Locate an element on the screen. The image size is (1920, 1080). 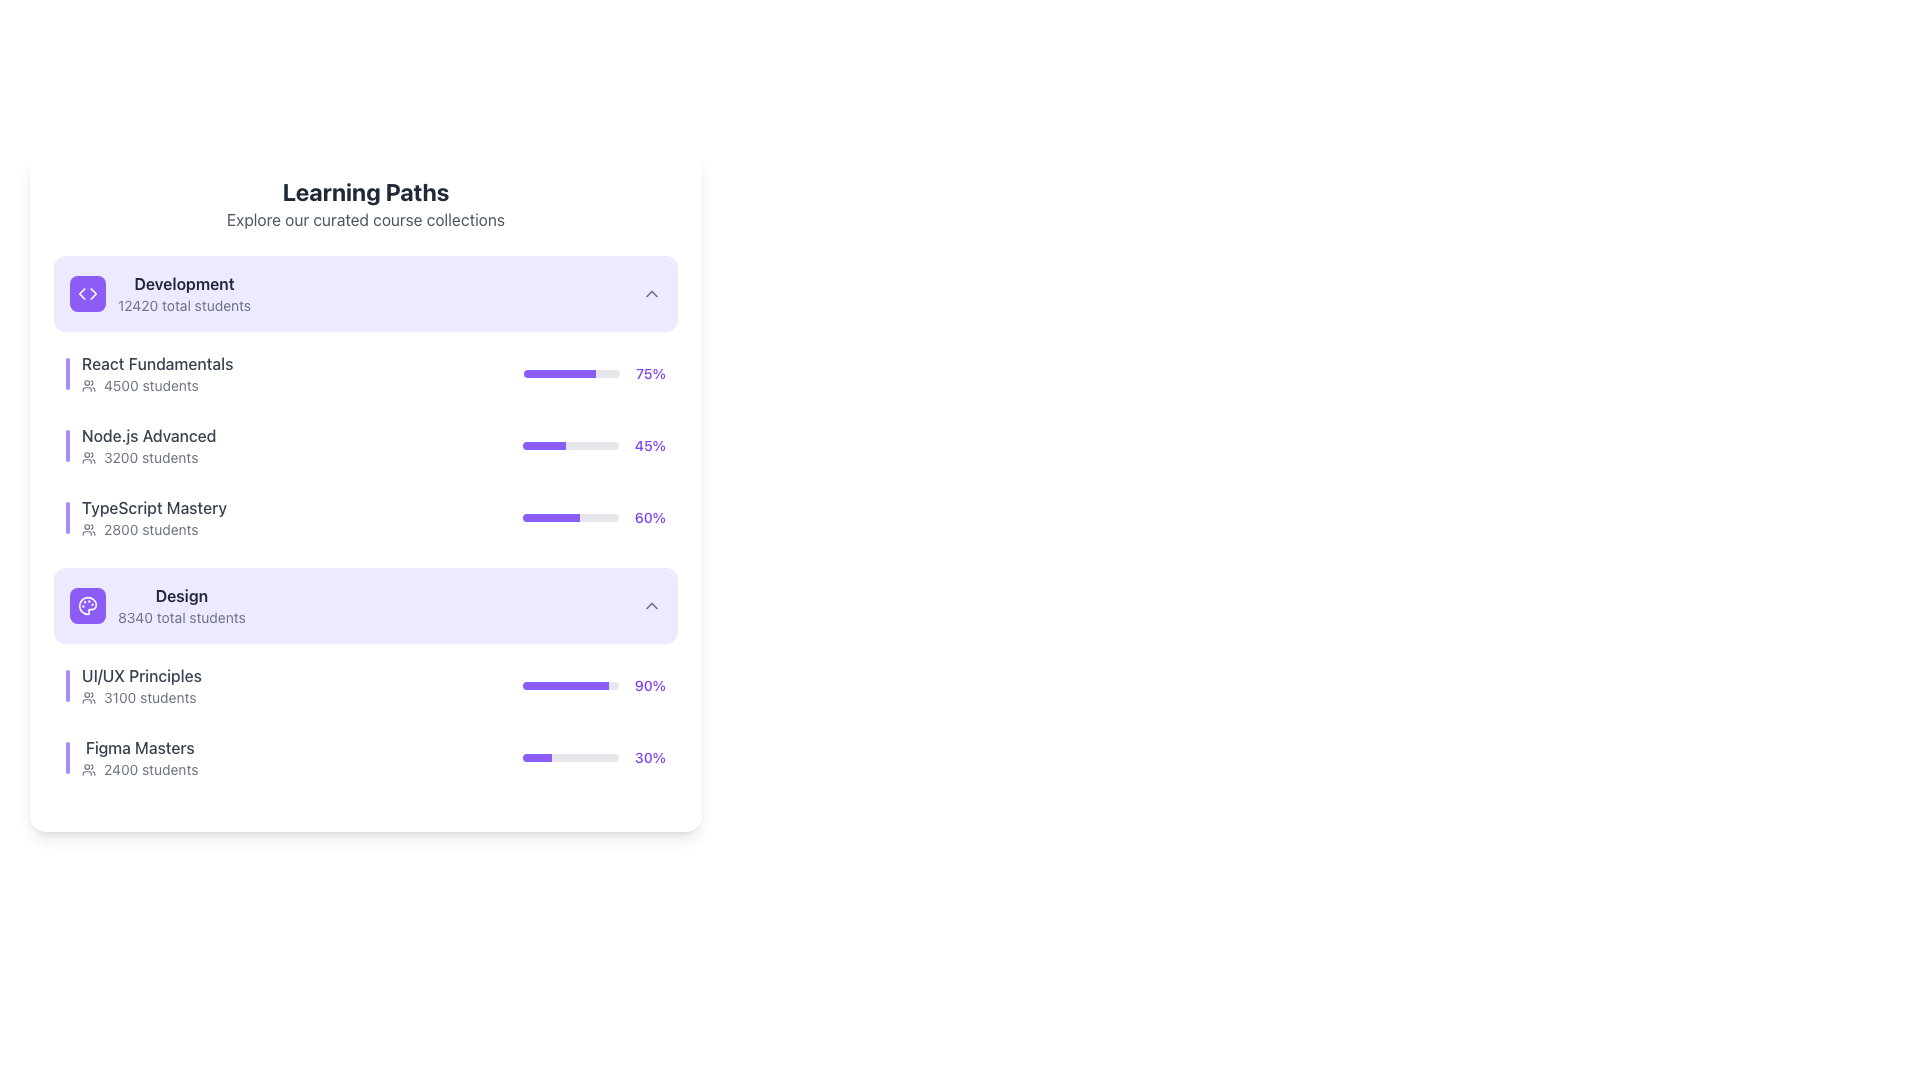
the stylized icon depicting a group of people, which is located to the left of the text '3100 students' in the UI/UX Principles section under the Design category is located at coordinates (88, 697).